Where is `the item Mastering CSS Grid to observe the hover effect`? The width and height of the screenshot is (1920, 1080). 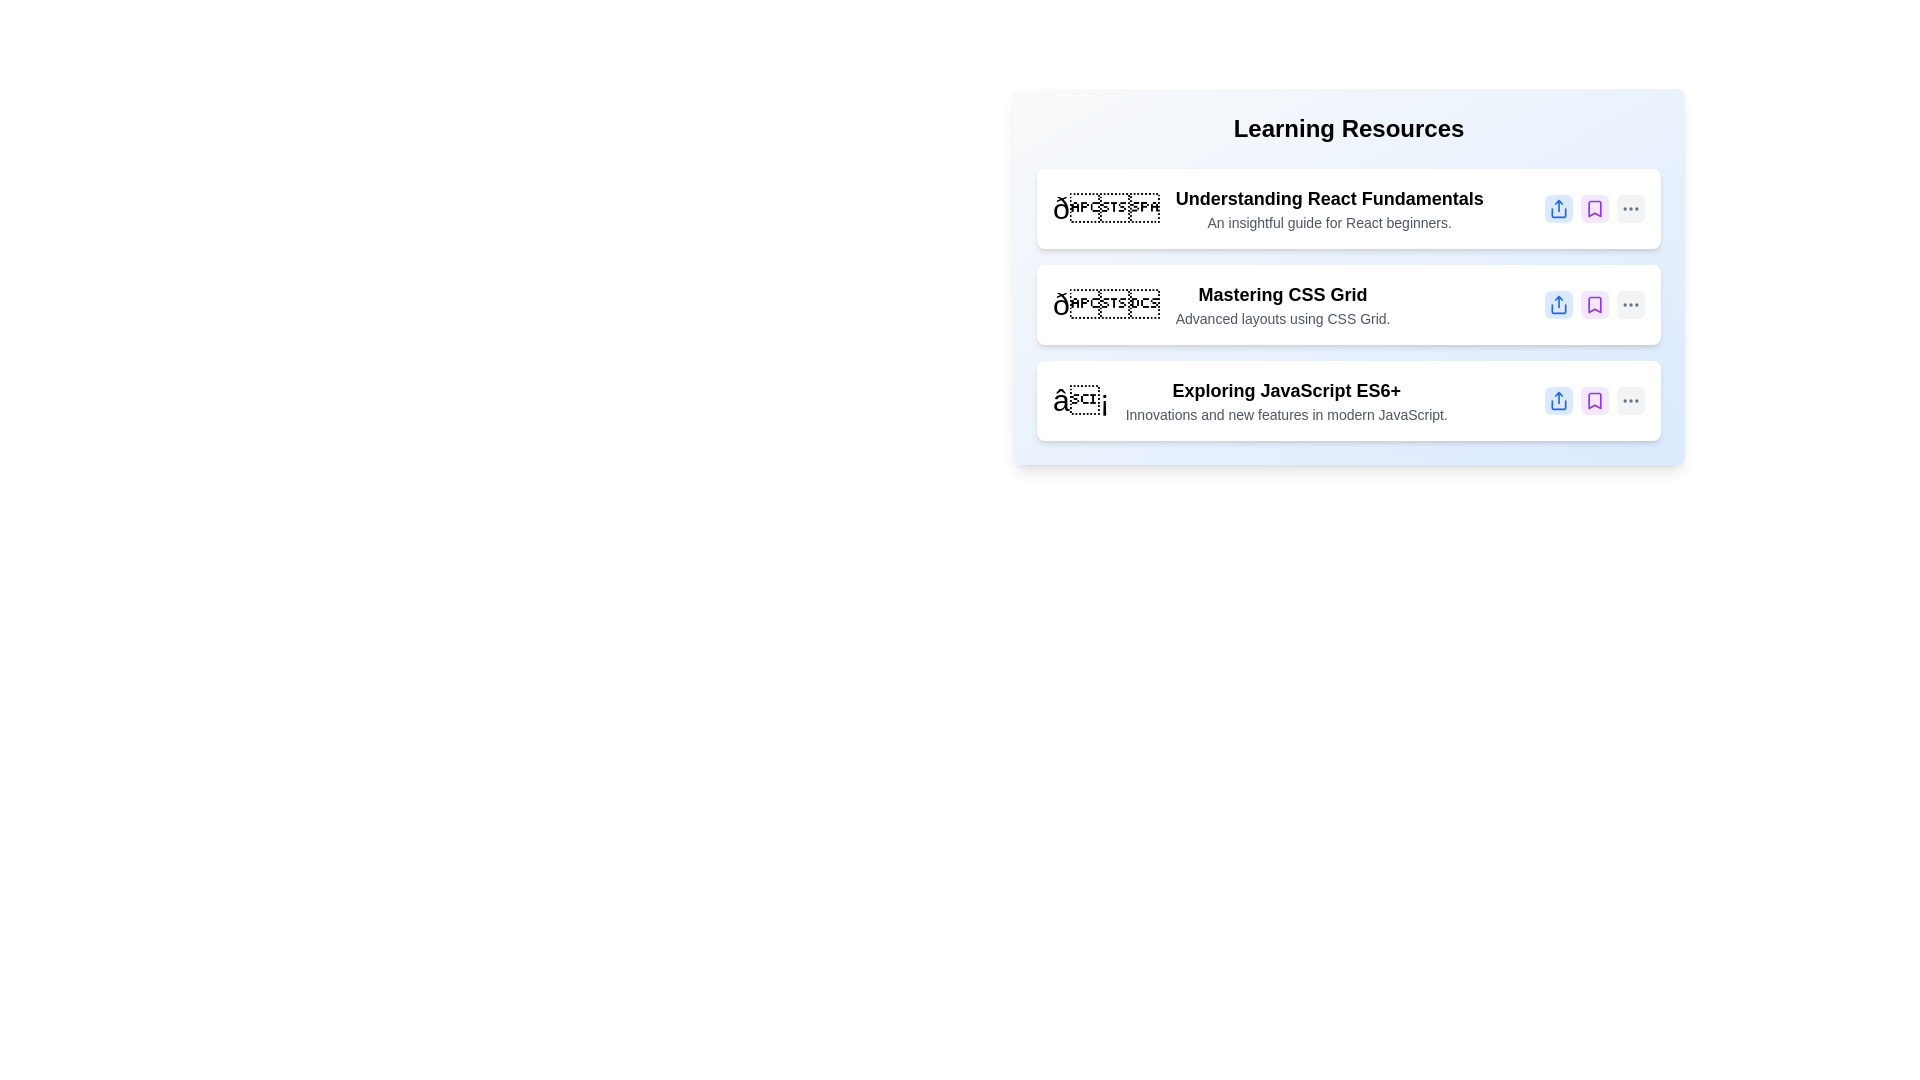 the item Mastering CSS Grid to observe the hover effect is located at coordinates (1348, 304).